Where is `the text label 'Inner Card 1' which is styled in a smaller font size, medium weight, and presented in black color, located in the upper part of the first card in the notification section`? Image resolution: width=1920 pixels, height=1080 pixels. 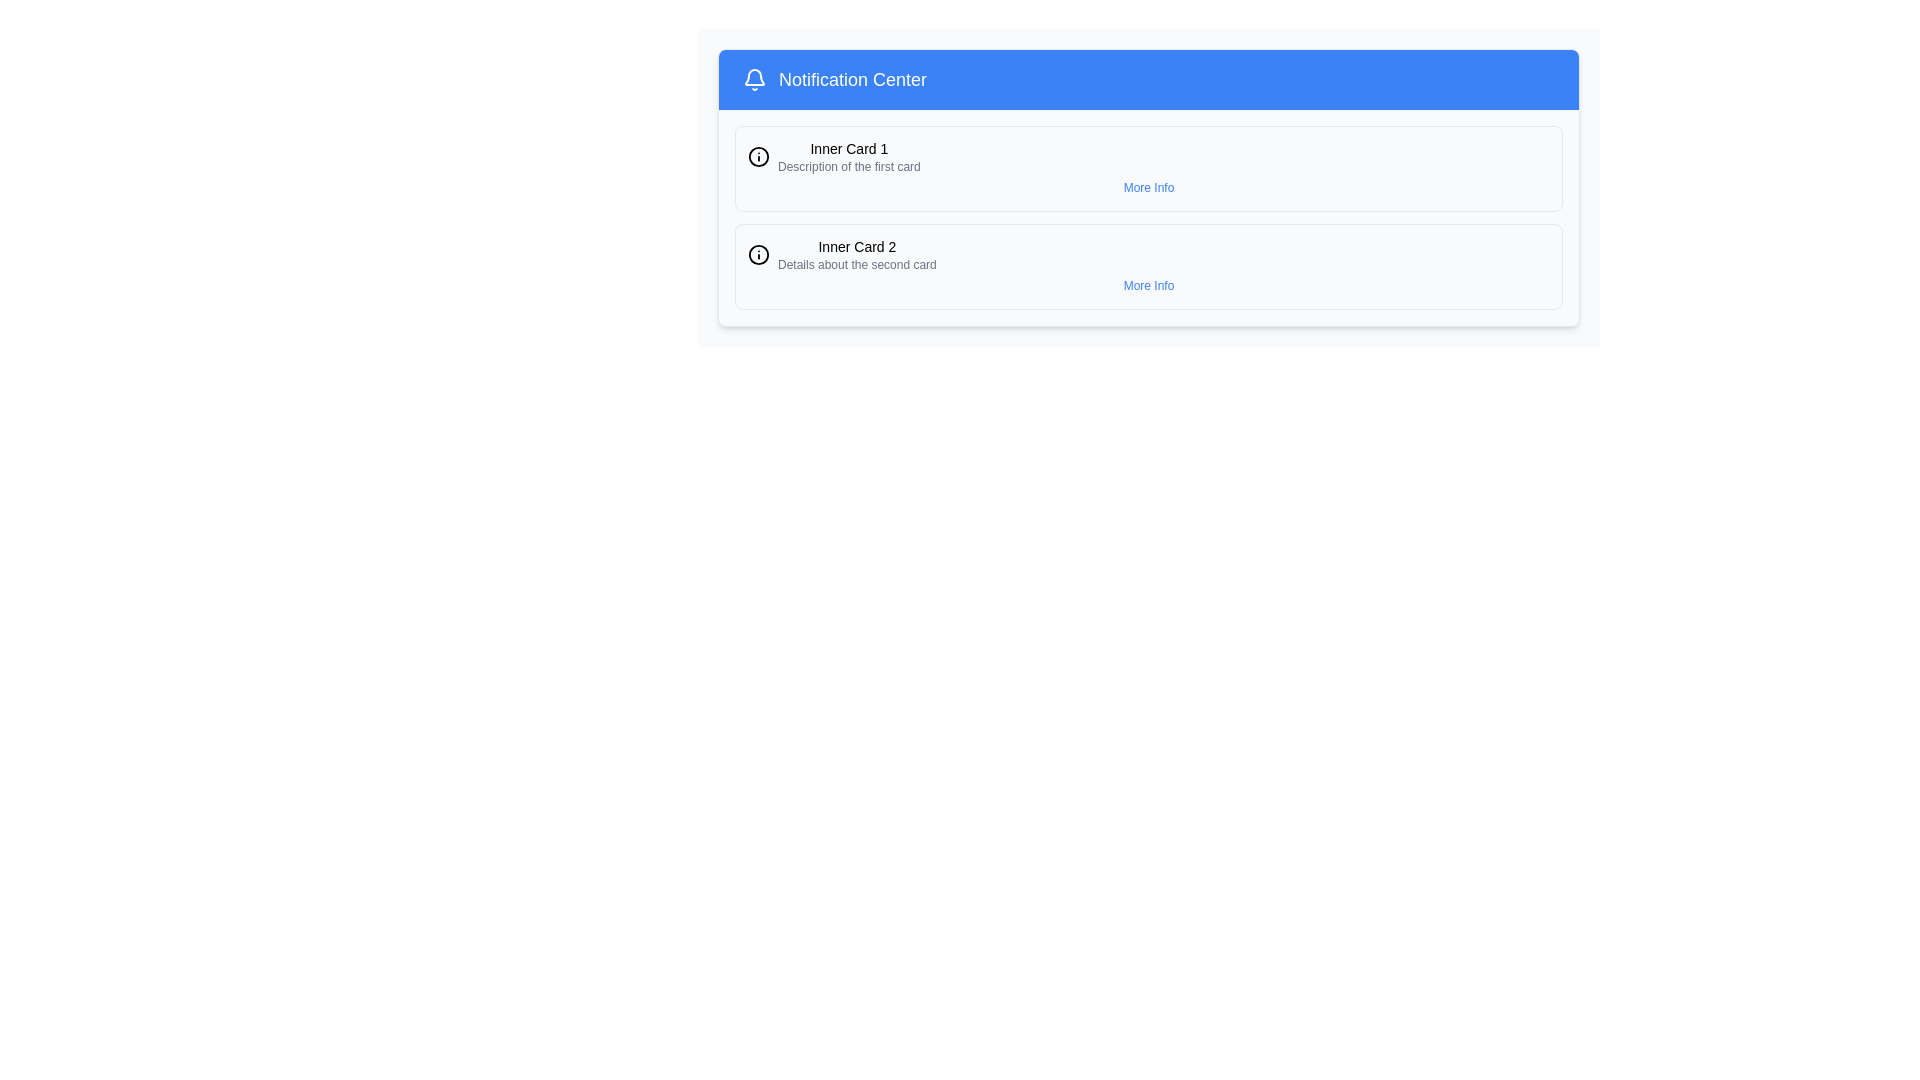
the text label 'Inner Card 1' which is styled in a smaller font size, medium weight, and presented in black color, located in the upper part of the first card in the notification section is located at coordinates (849, 148).